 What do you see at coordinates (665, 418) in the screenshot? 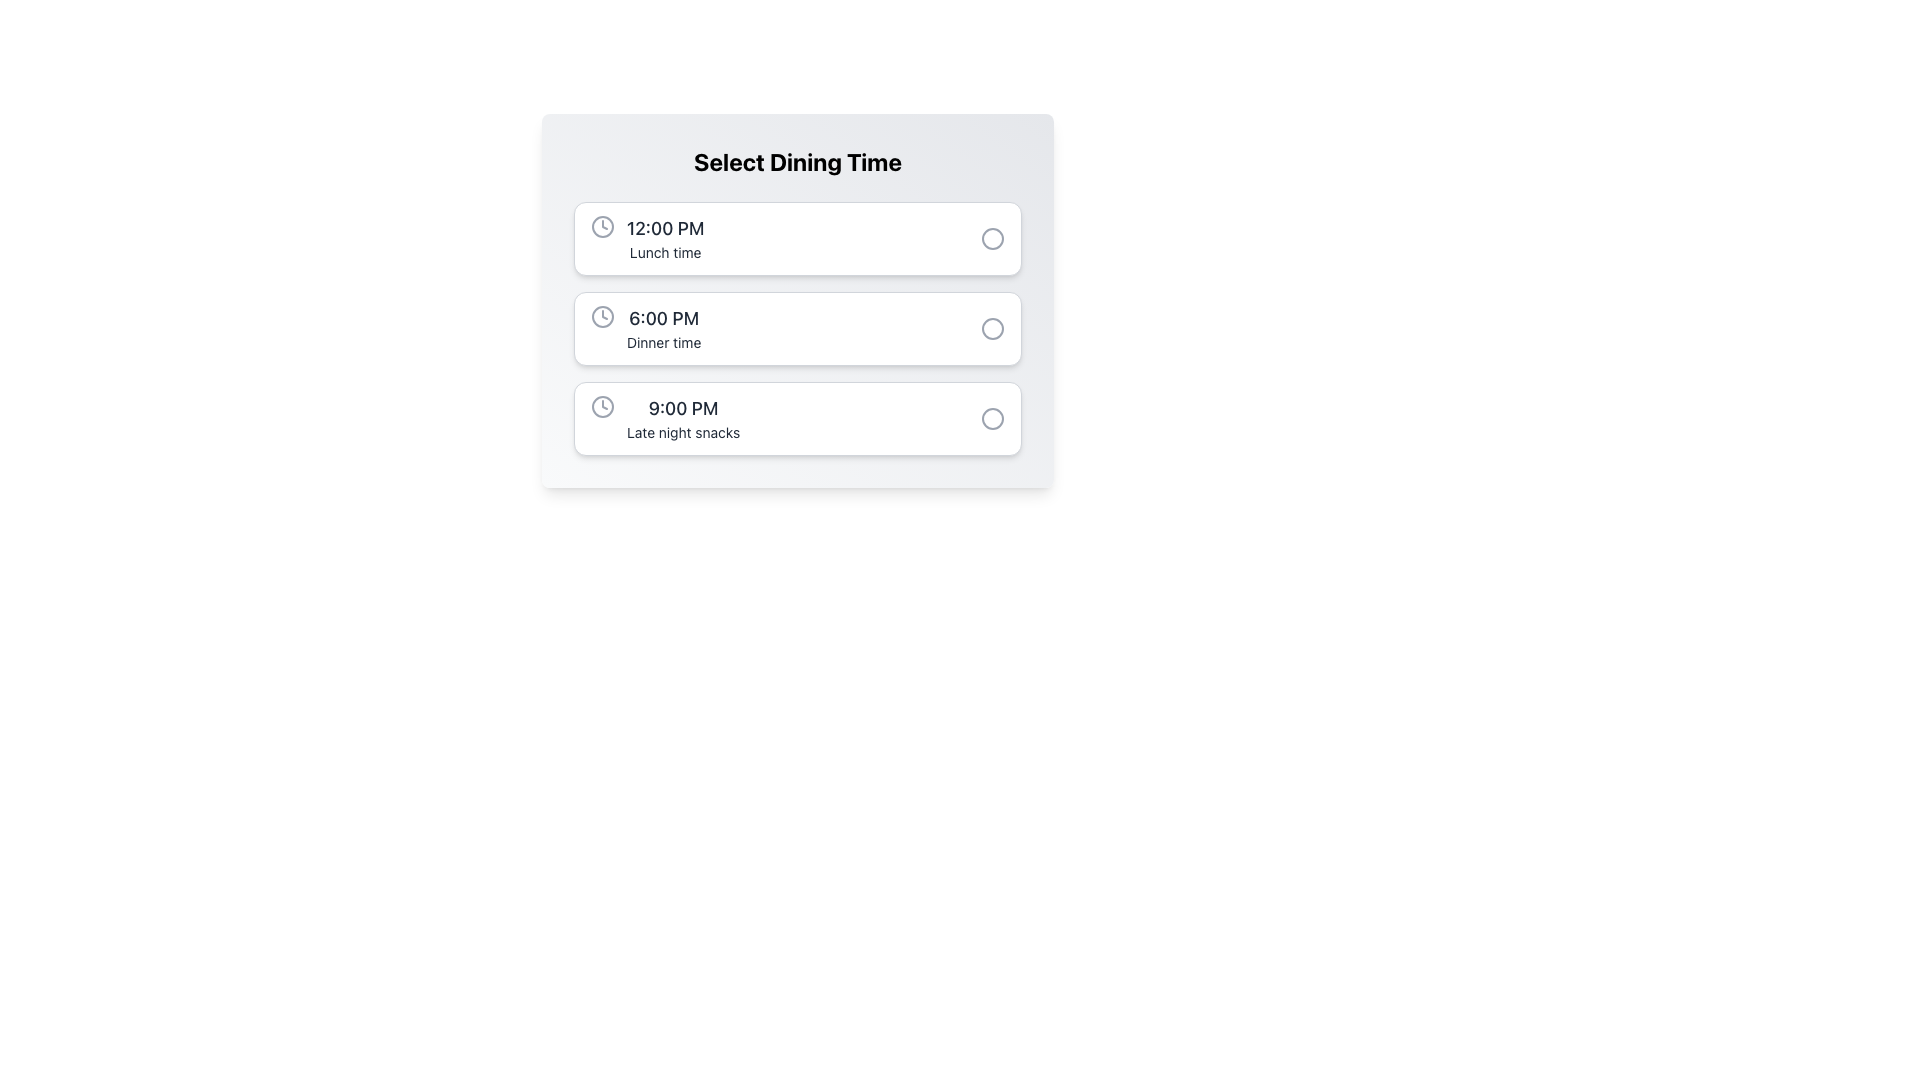
I see `the third selectable item in the 'Select Dining Time' list, which allows users to choose a specific time slot for an event` at bounding box center [665, 418].